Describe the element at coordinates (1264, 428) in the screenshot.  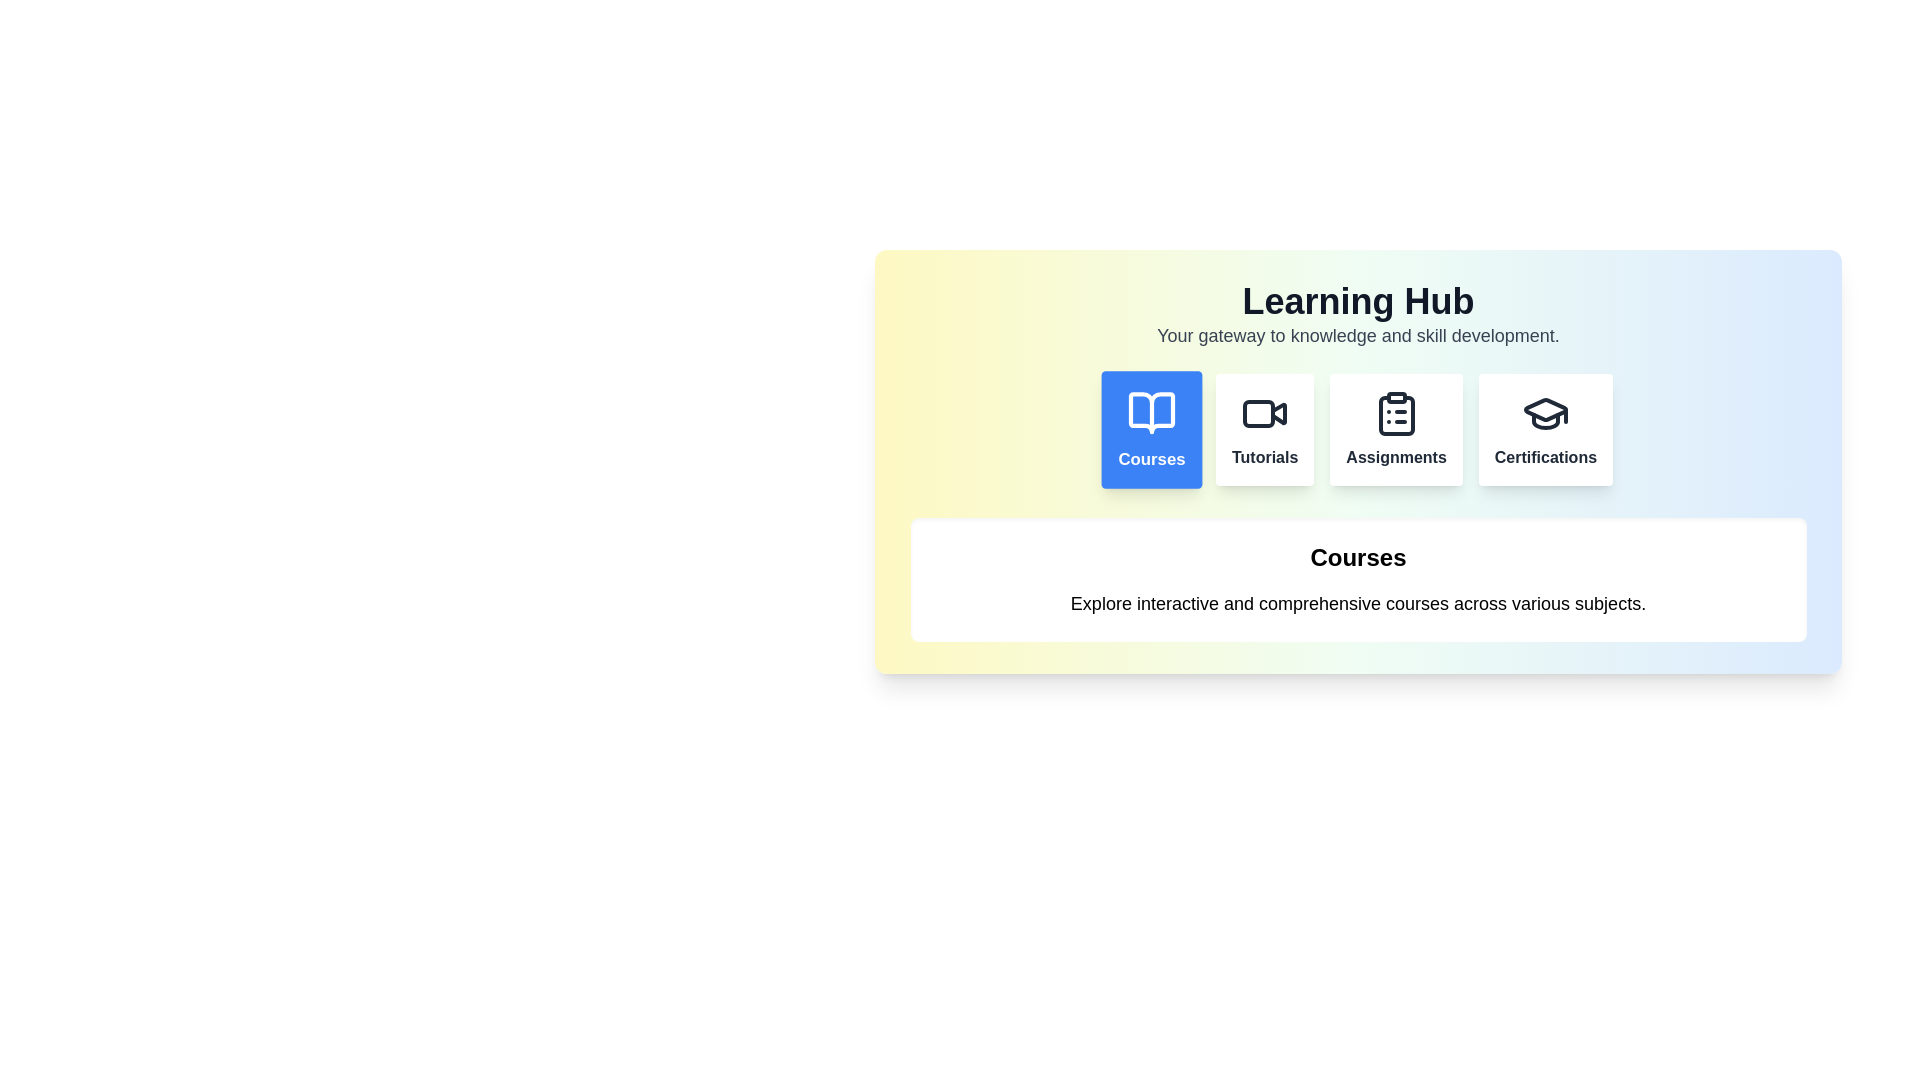
I see `the button labeled Tutorials to observe its hover effect` at that location.